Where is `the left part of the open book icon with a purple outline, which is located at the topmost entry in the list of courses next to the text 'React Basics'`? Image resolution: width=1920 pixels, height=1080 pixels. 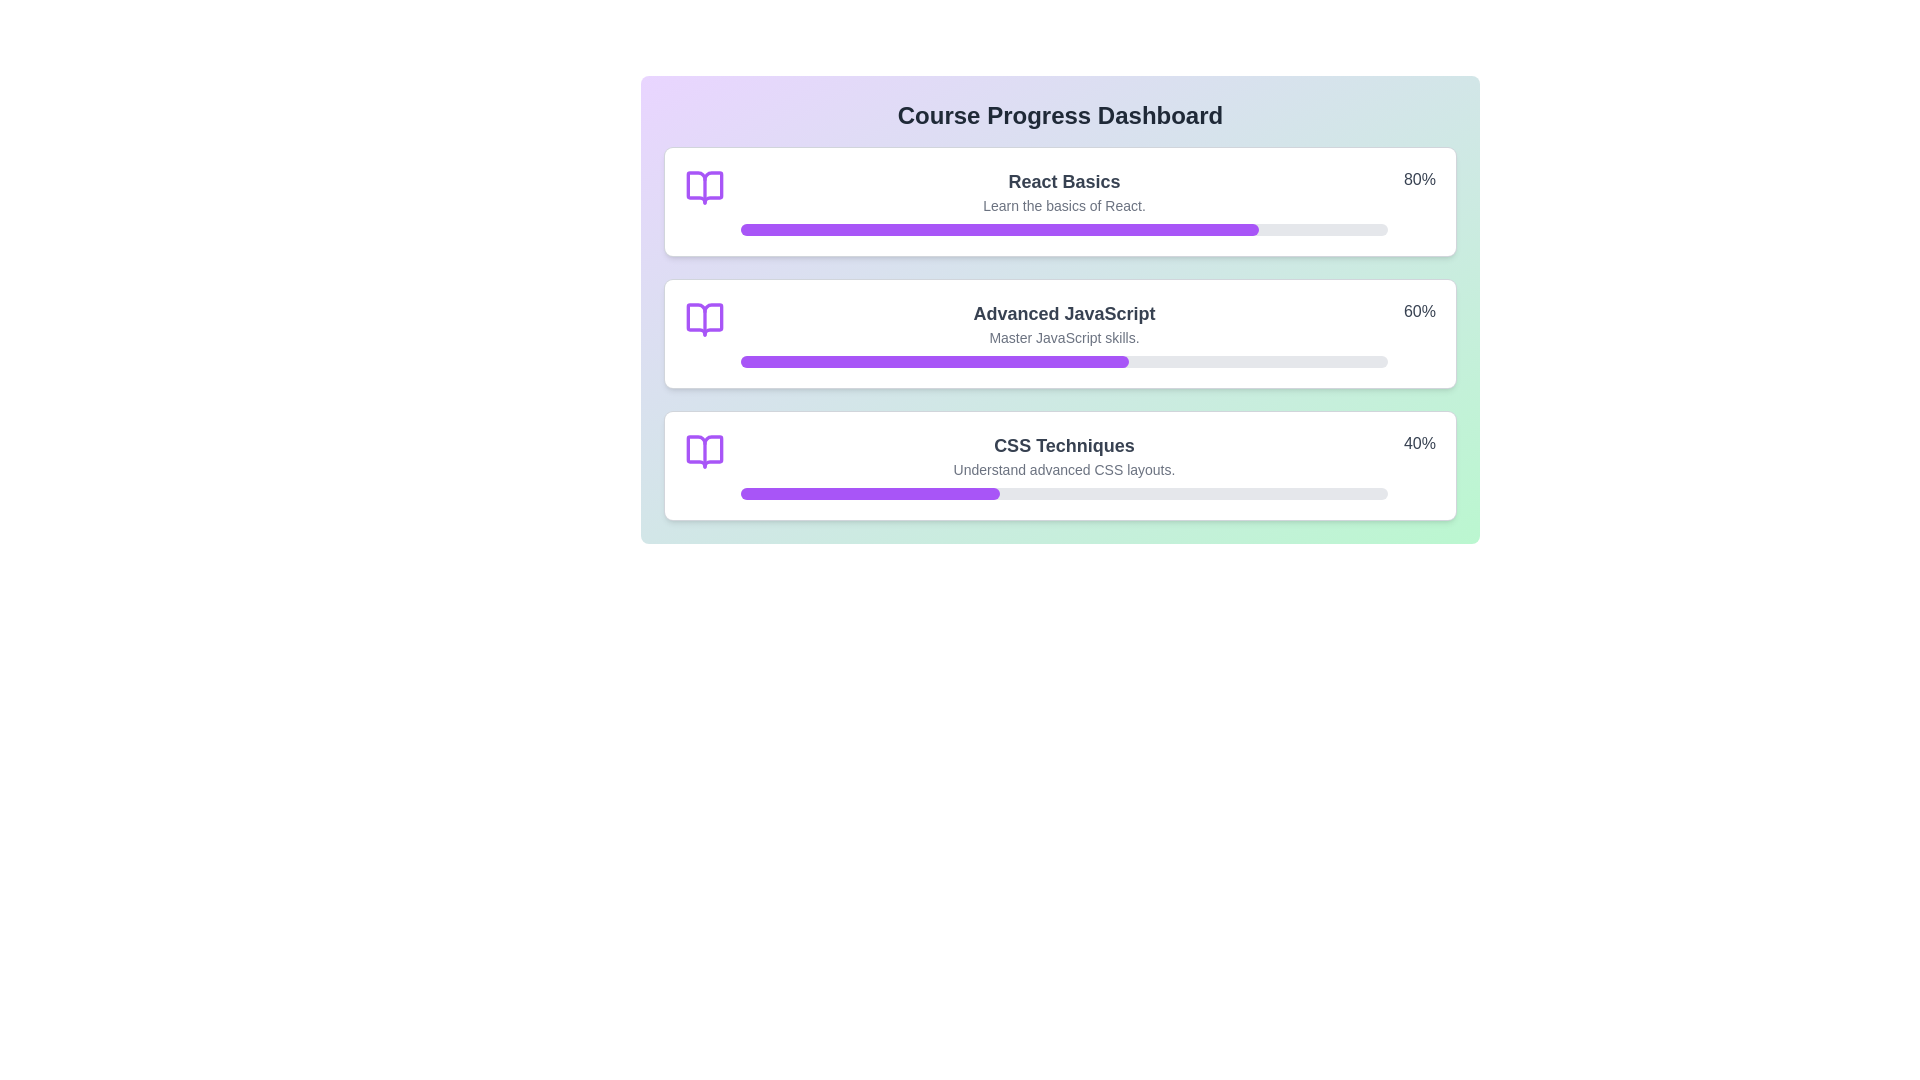
the left part of the open book icon with a purple outline, which is located at the topmost entry in the list of courses next to the text 'React Basics' is located at coordinates (705, 188).